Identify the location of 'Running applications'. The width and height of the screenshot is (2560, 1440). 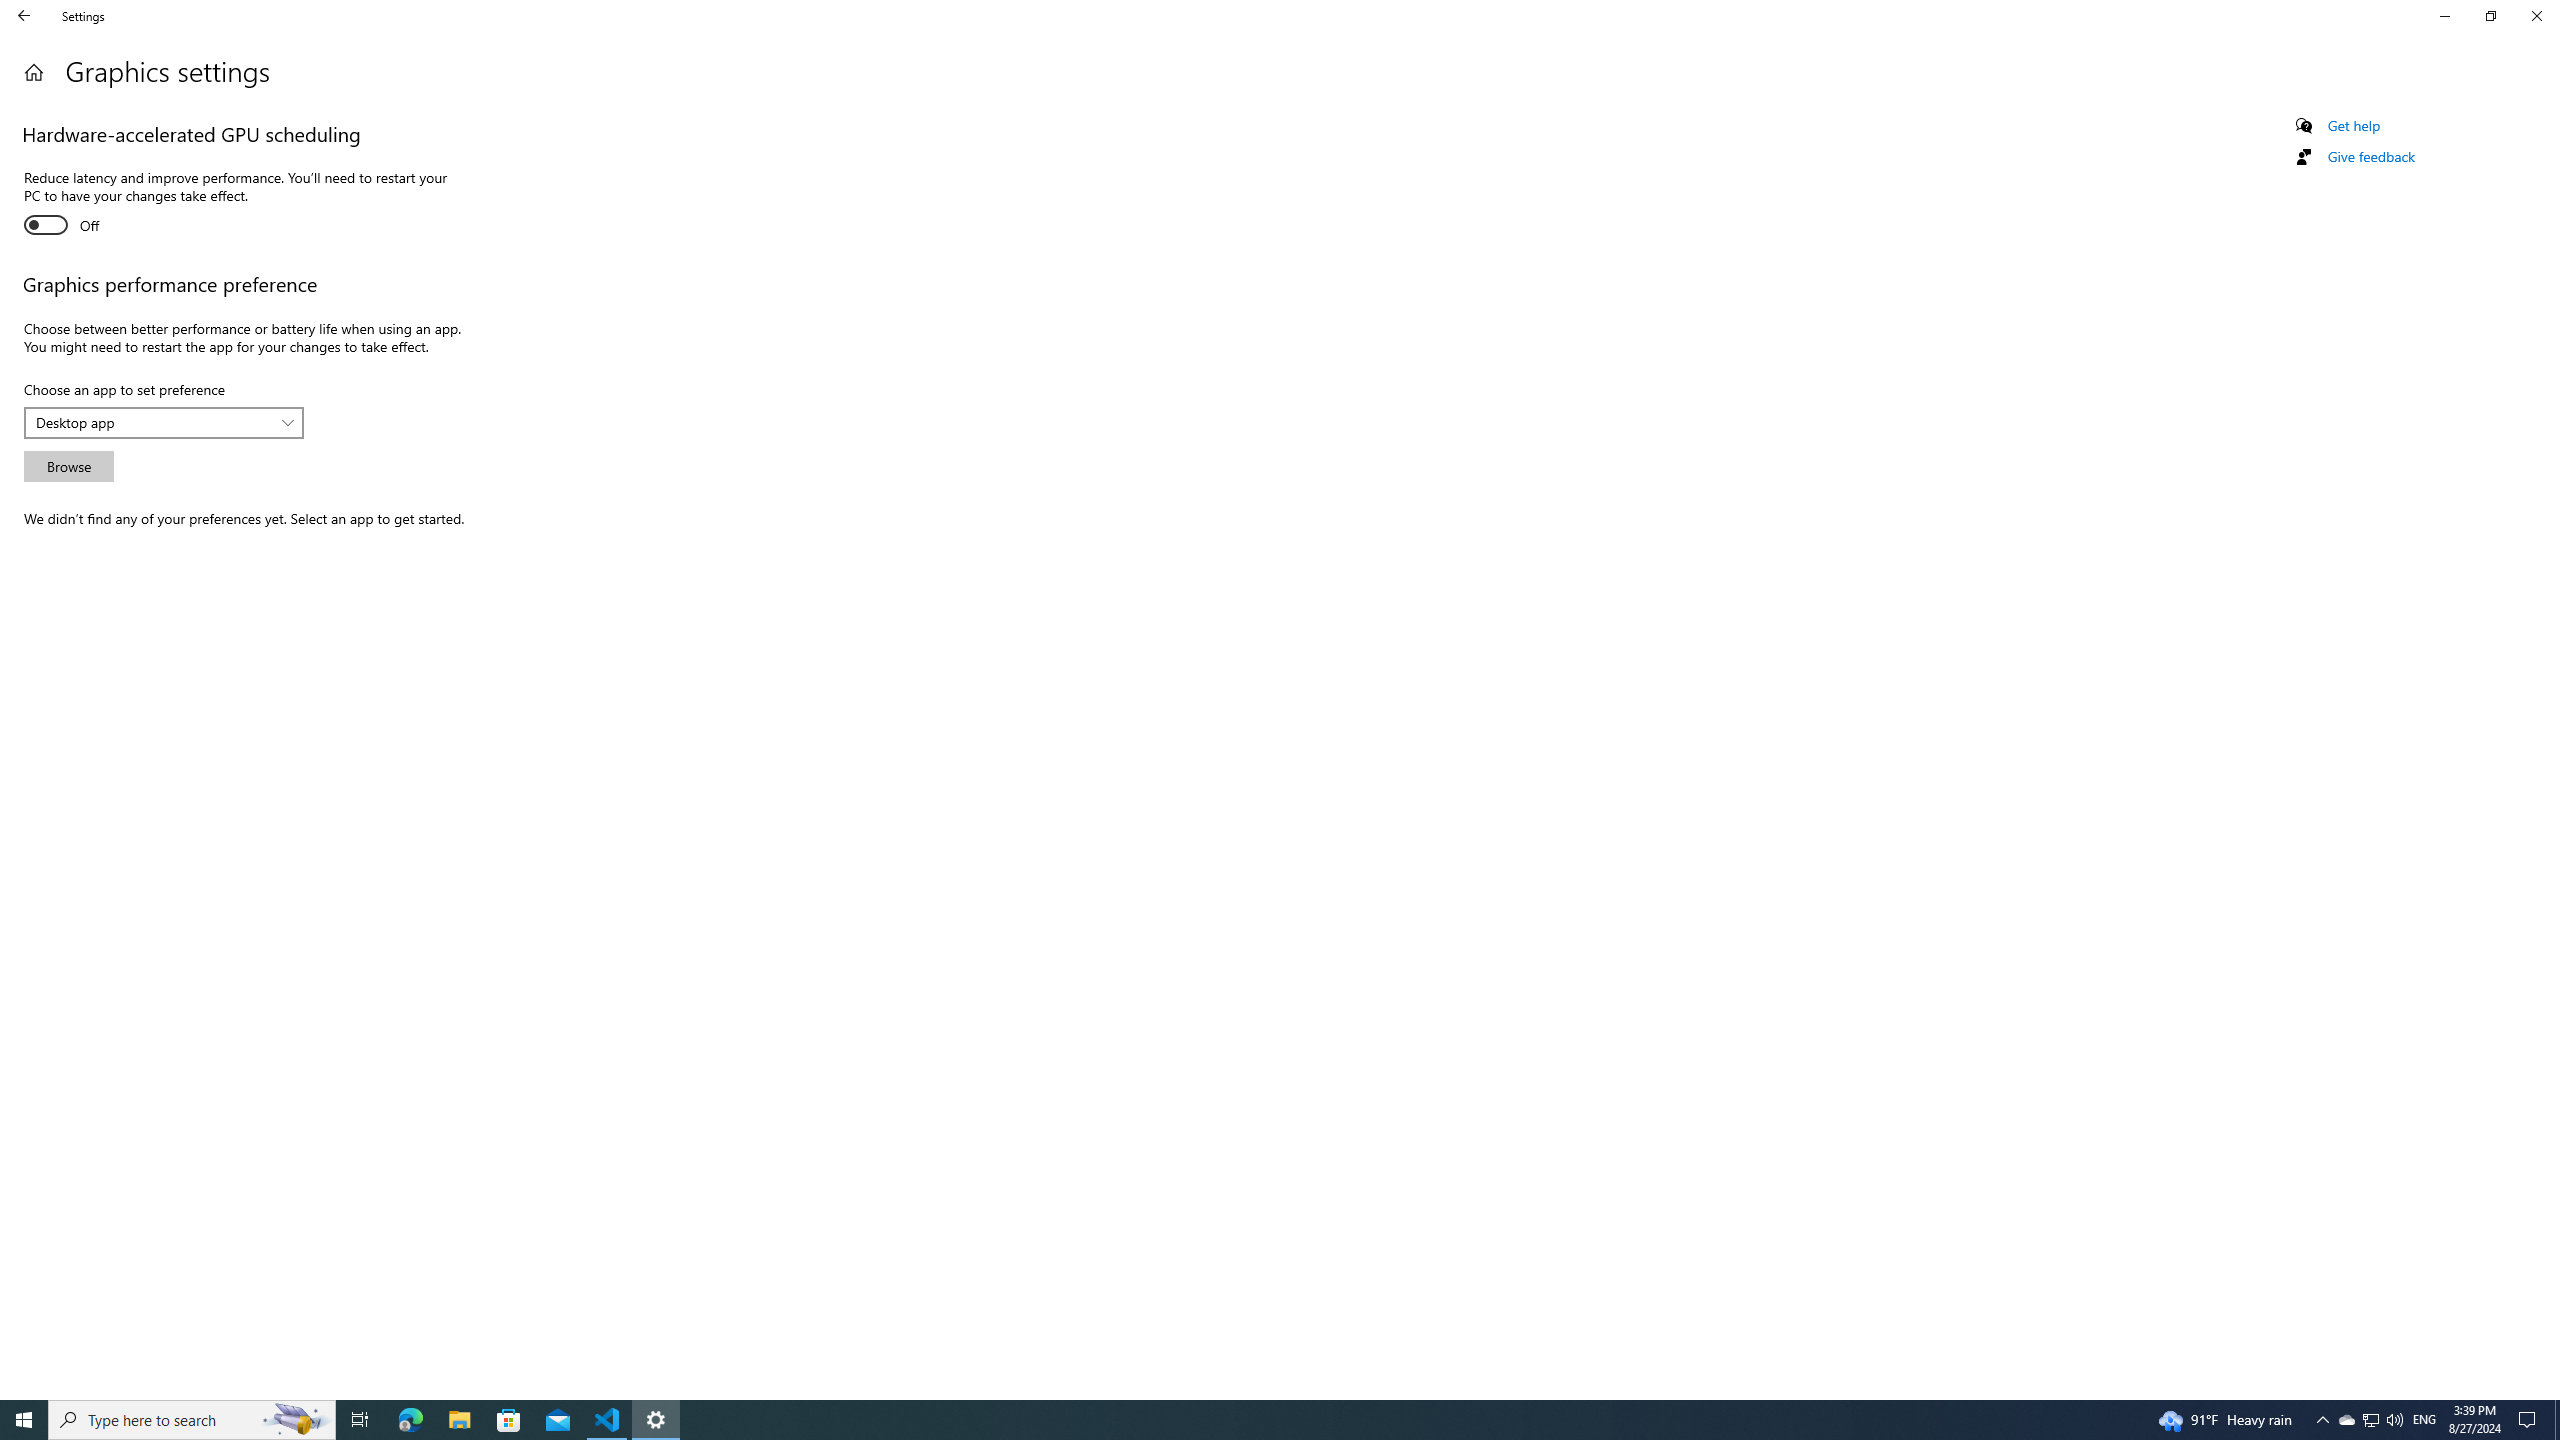
(1242, 1418).